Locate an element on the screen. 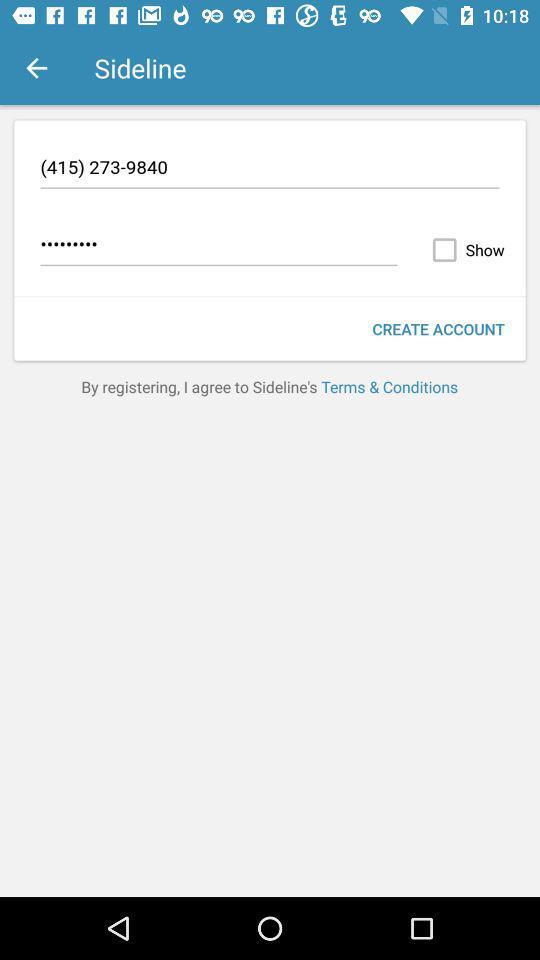 The width and height of the screenshot is (540, 960). the item next to the show item is located at coordinates (218, 246).